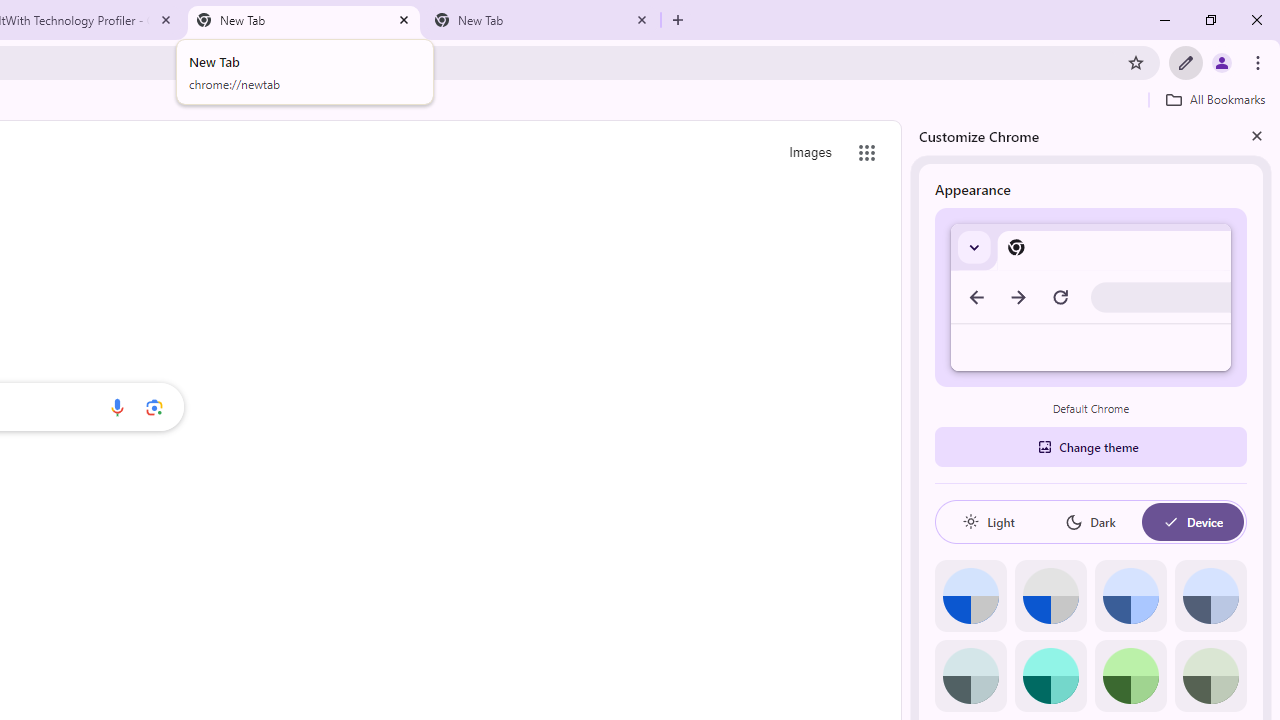 This screenshot has height=720, width=1280. Describe the element at coordinates (988, 521) in the screenshot. I see `'Light'` at that location.